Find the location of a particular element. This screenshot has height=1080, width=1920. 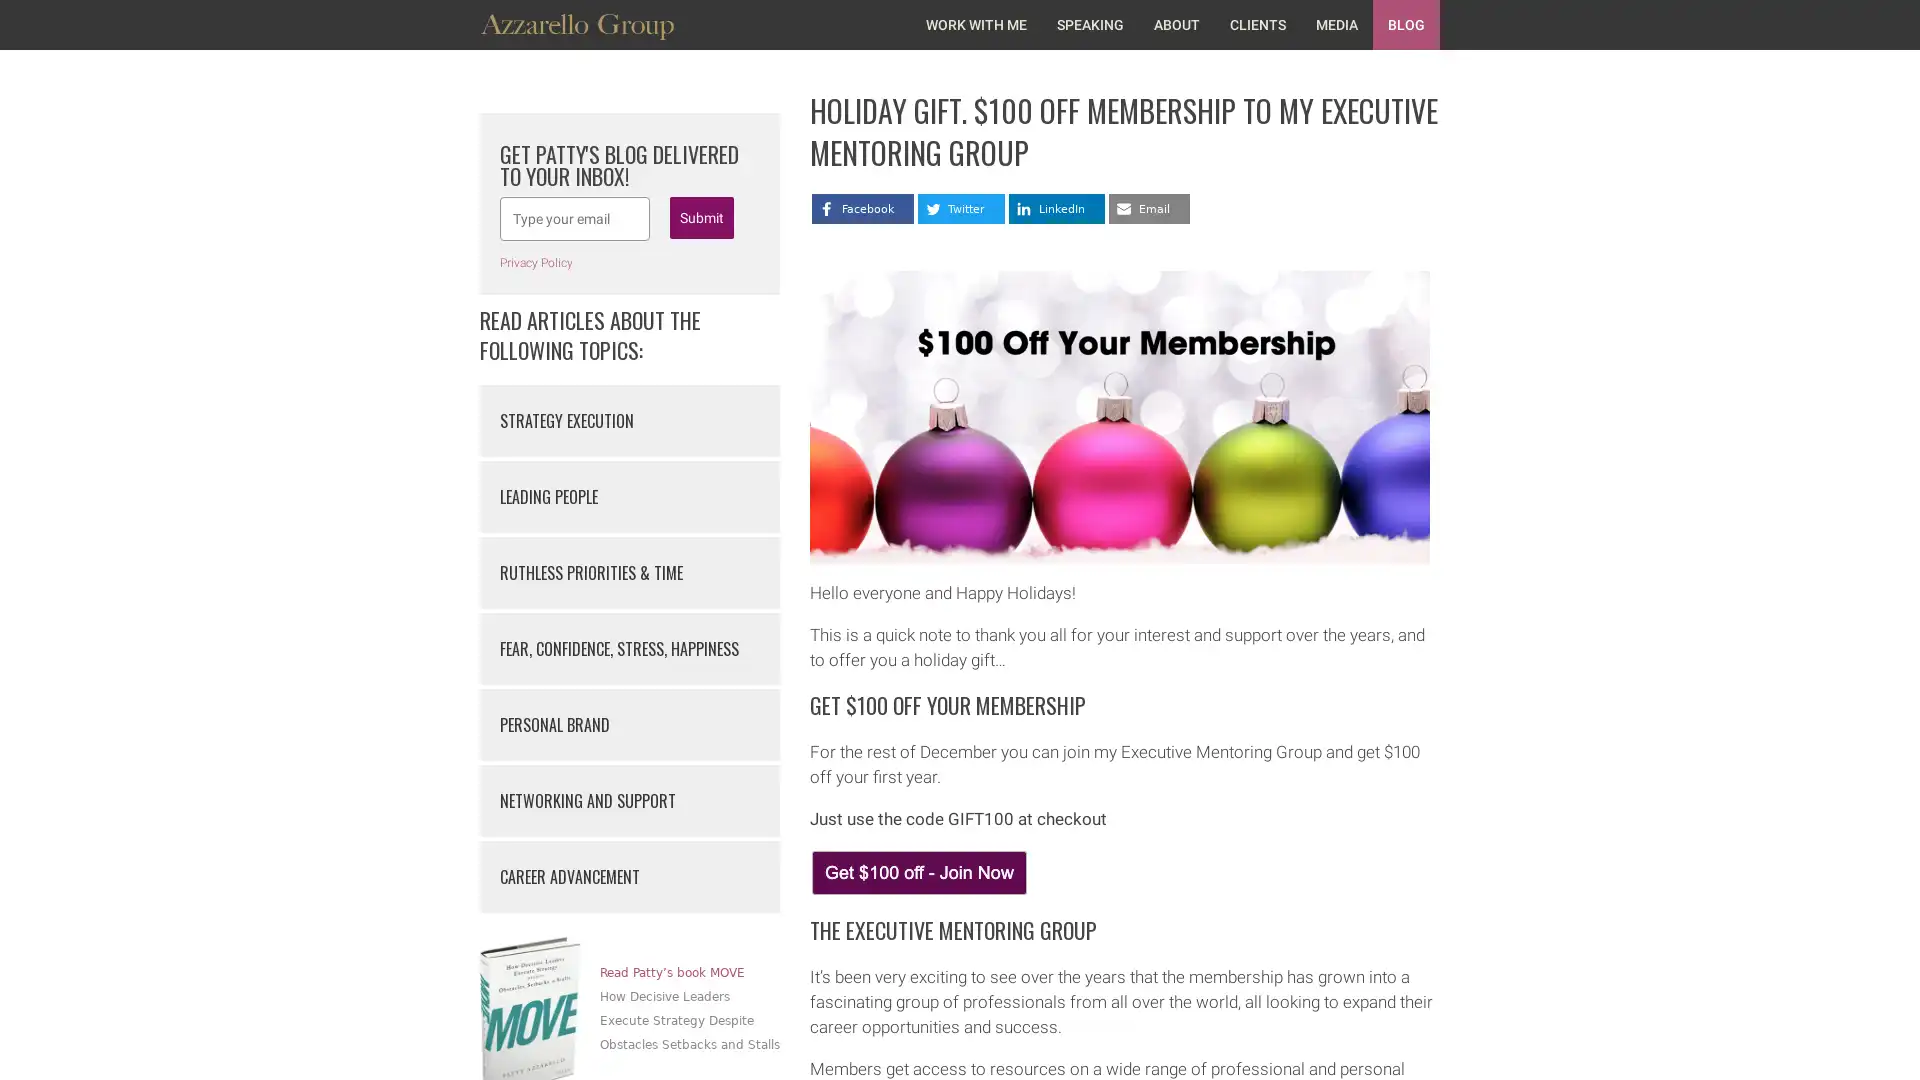

NETWORKING AND SUPPORT is located at coordinates (628, 800).